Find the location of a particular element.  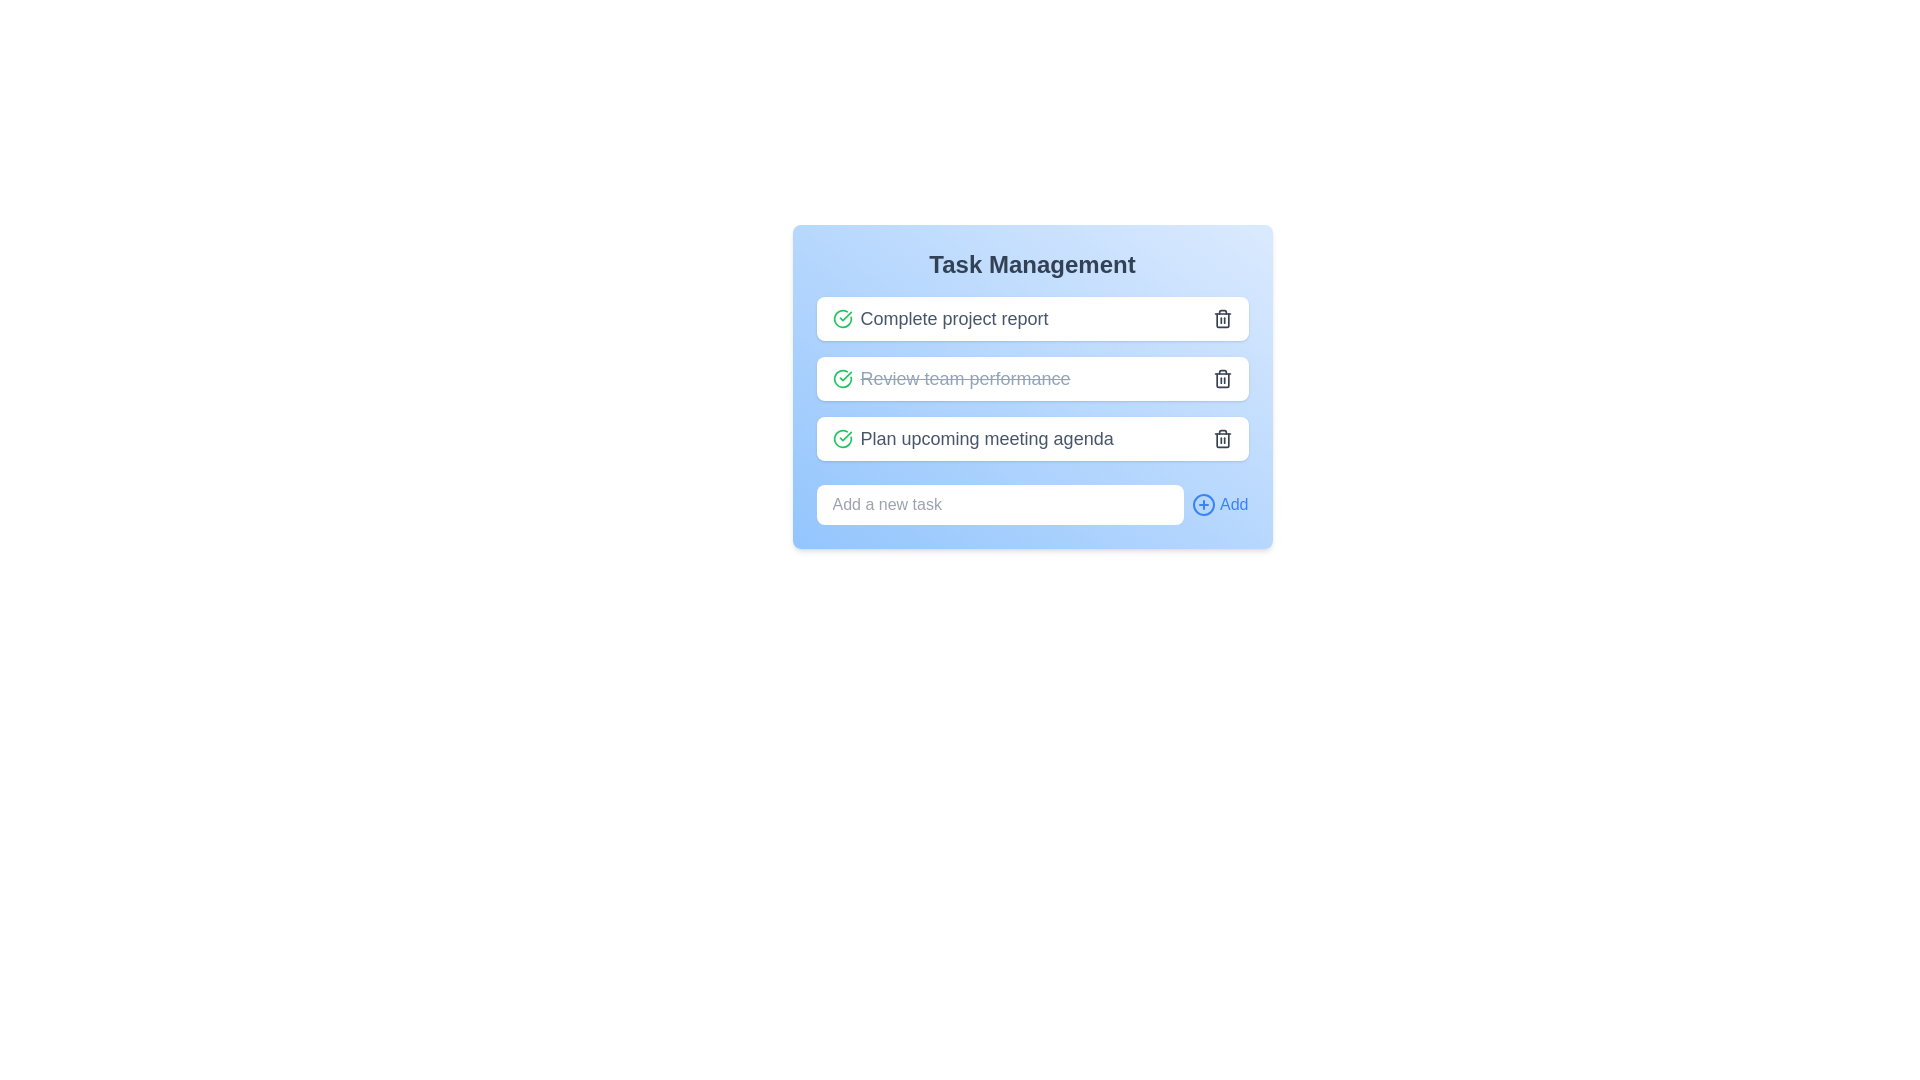

the green circular check icon representing task completion for 'Plan upcoming meeting agenda' is located at coordinates (842, 438).